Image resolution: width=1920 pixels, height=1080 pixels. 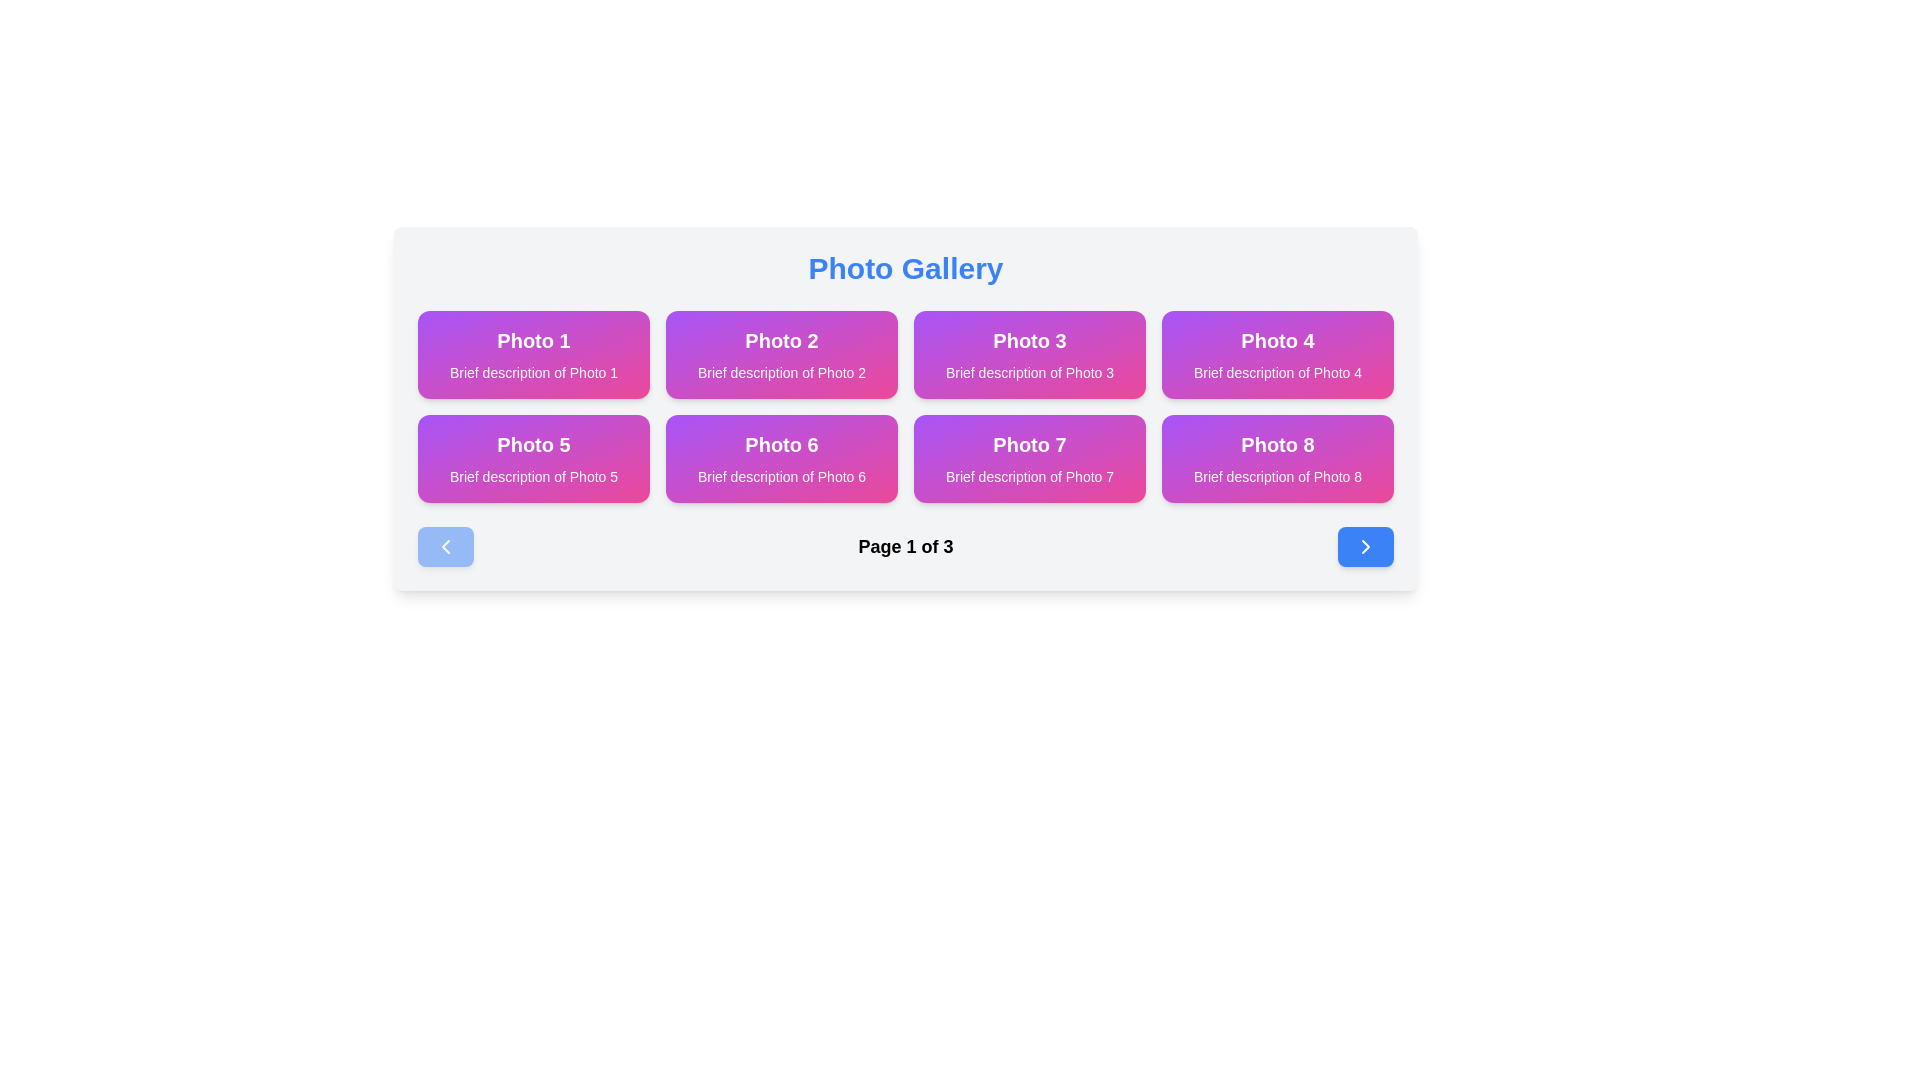 I want to click on the card labeled 'Photo 7' located in the second row and third column of the grid layout, so click(x=1030, y=459).